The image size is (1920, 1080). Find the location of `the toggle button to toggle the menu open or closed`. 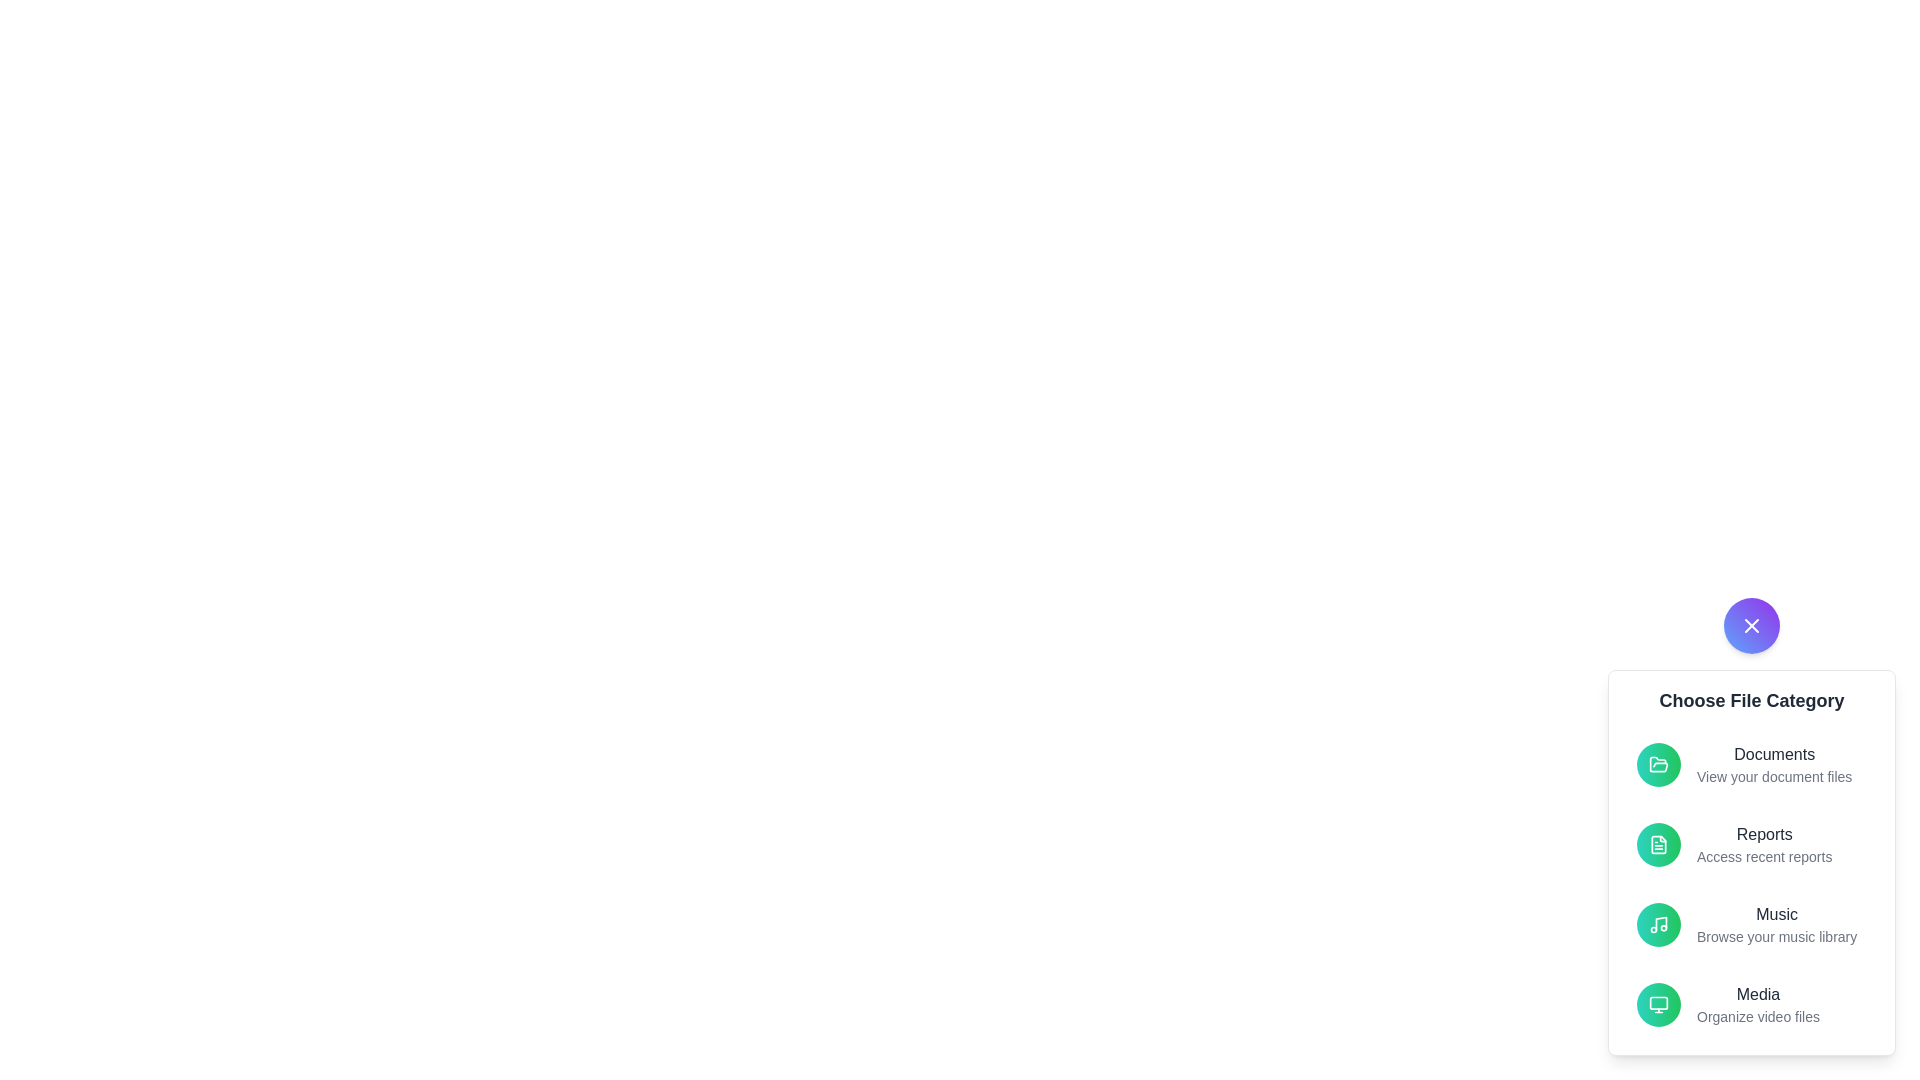

the toggle button to toggle the menu open or closed is located at coordinates (1751, 624).